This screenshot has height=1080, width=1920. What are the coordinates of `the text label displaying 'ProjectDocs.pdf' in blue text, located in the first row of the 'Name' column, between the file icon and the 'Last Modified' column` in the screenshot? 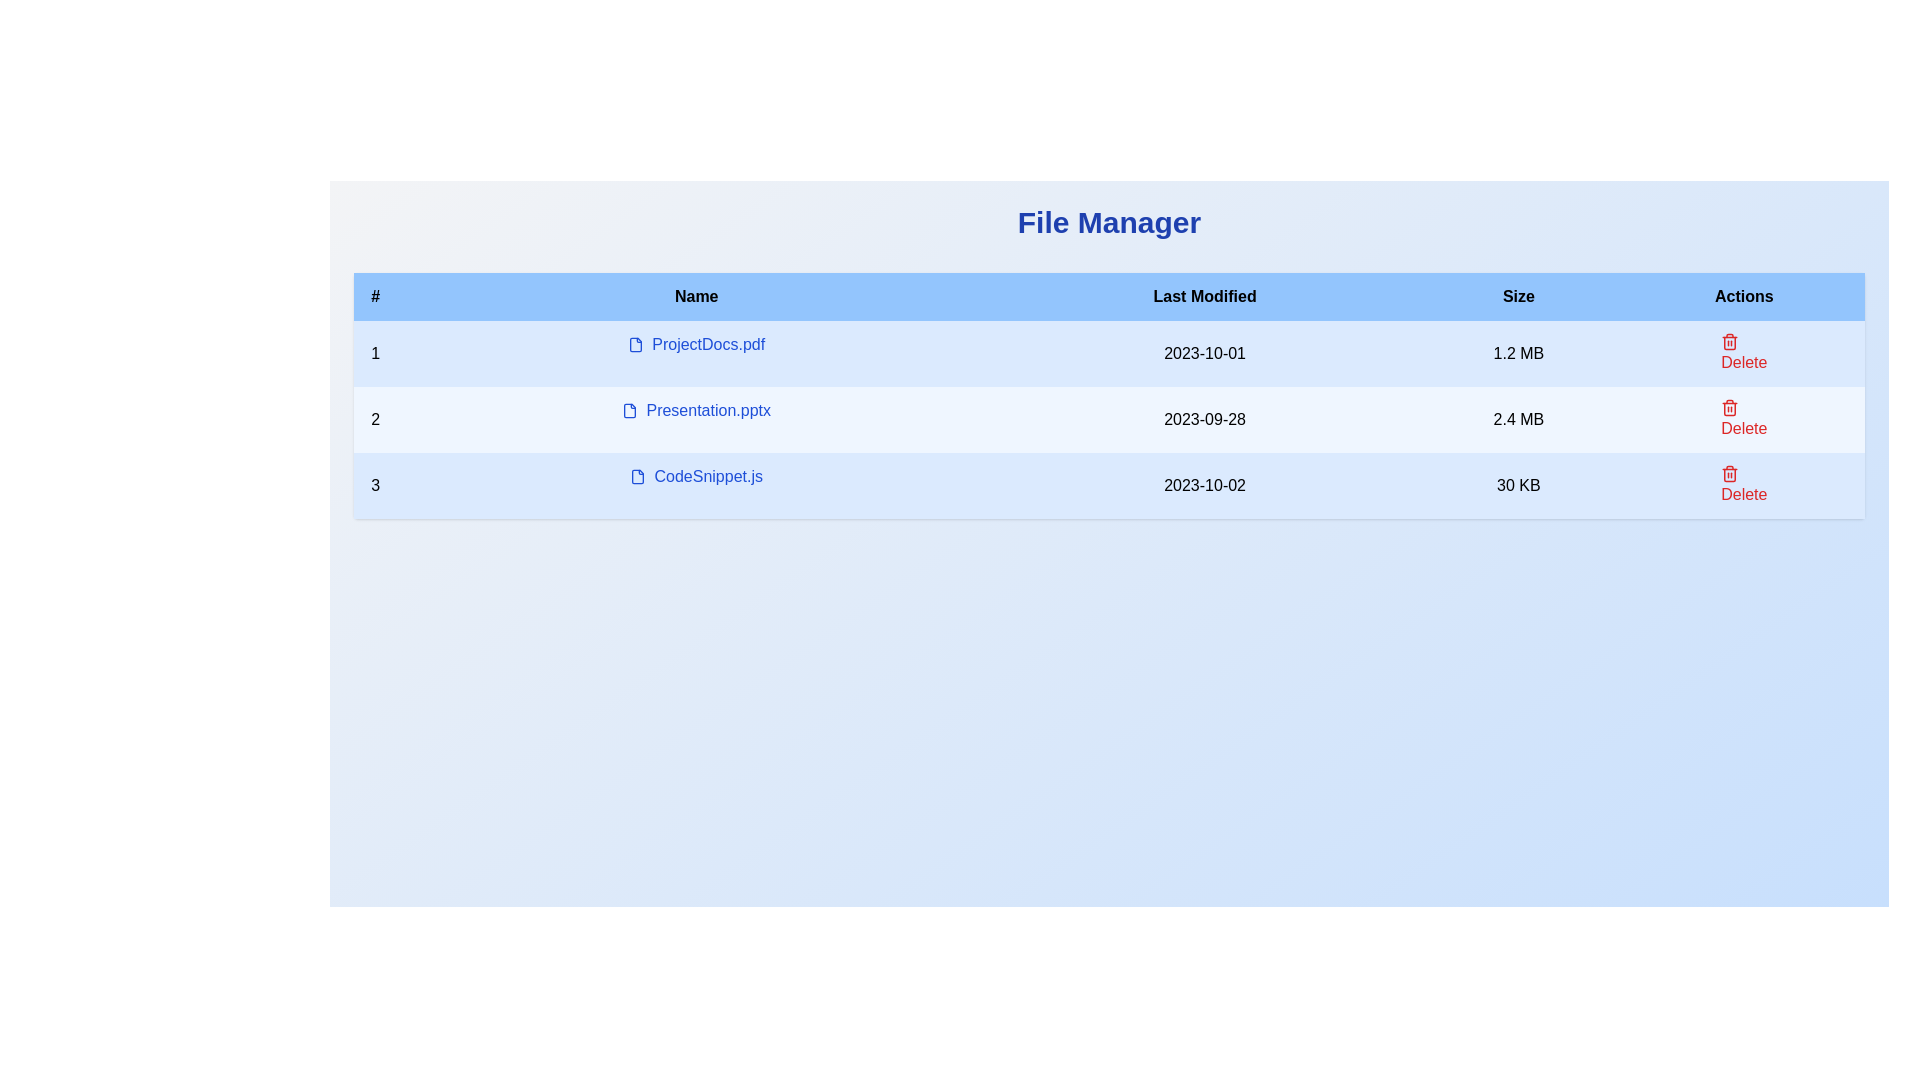 It's located at (696, 343).